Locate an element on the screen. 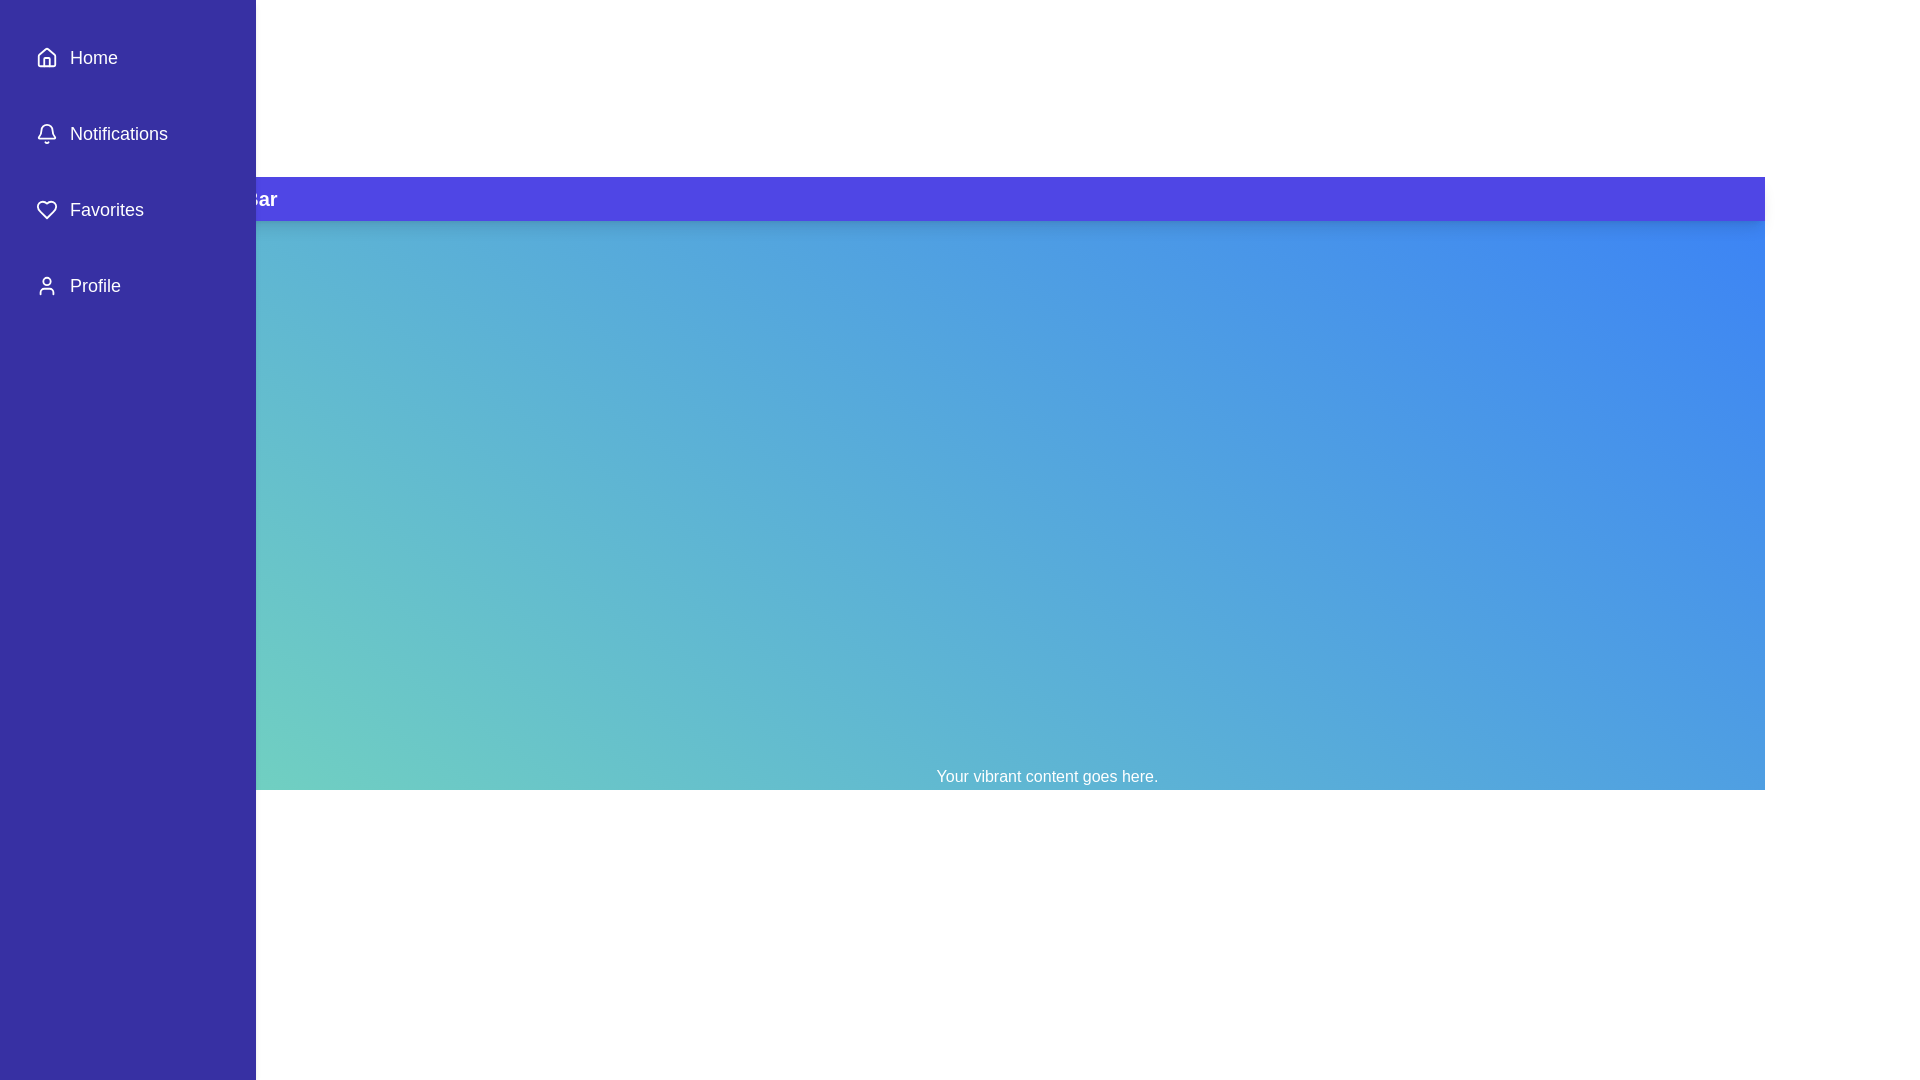 The image size is (1920, 1080). the menu item Favorites in the sidebar is located at coordinates (127, 209).